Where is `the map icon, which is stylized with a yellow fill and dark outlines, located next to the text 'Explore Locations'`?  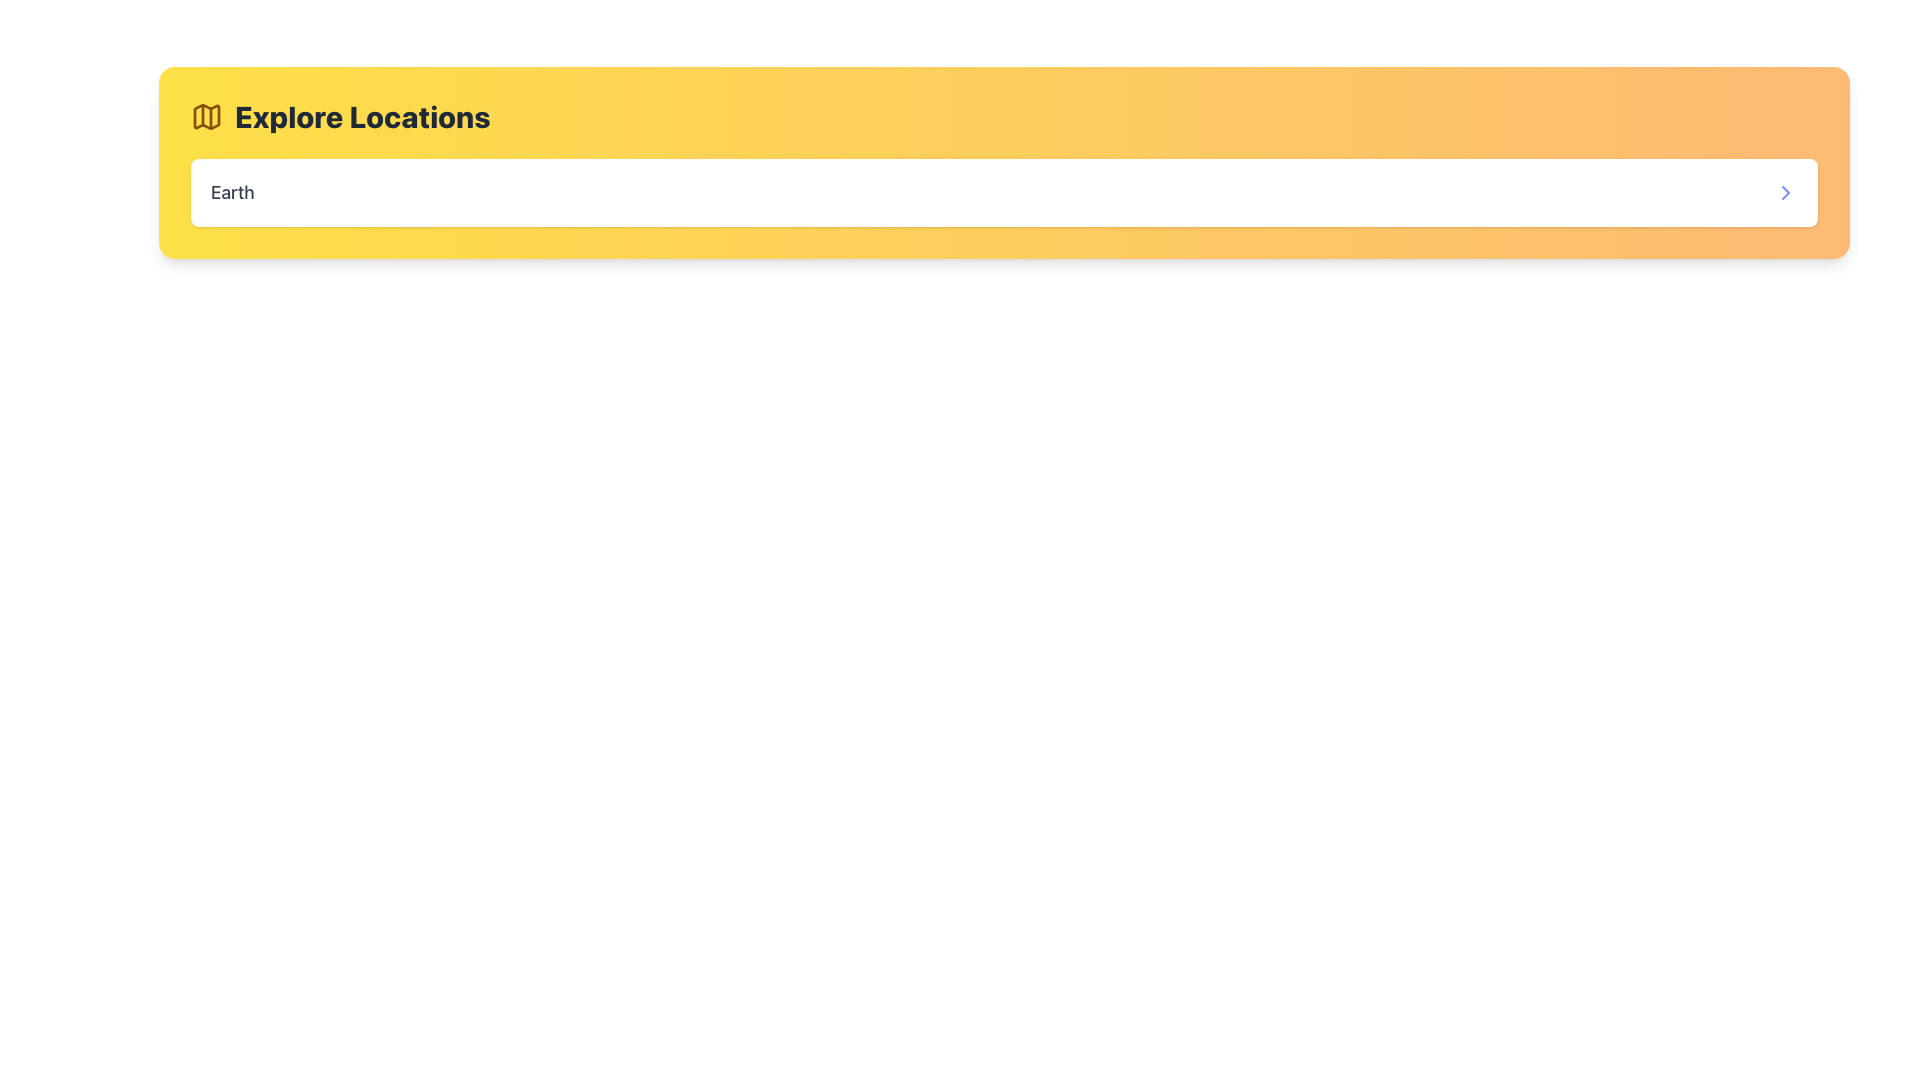
the map icon, which is stylized with a yellow fill and dark outlines, located next to the text 'Explore Locations' is located at coordinates (206, 116).